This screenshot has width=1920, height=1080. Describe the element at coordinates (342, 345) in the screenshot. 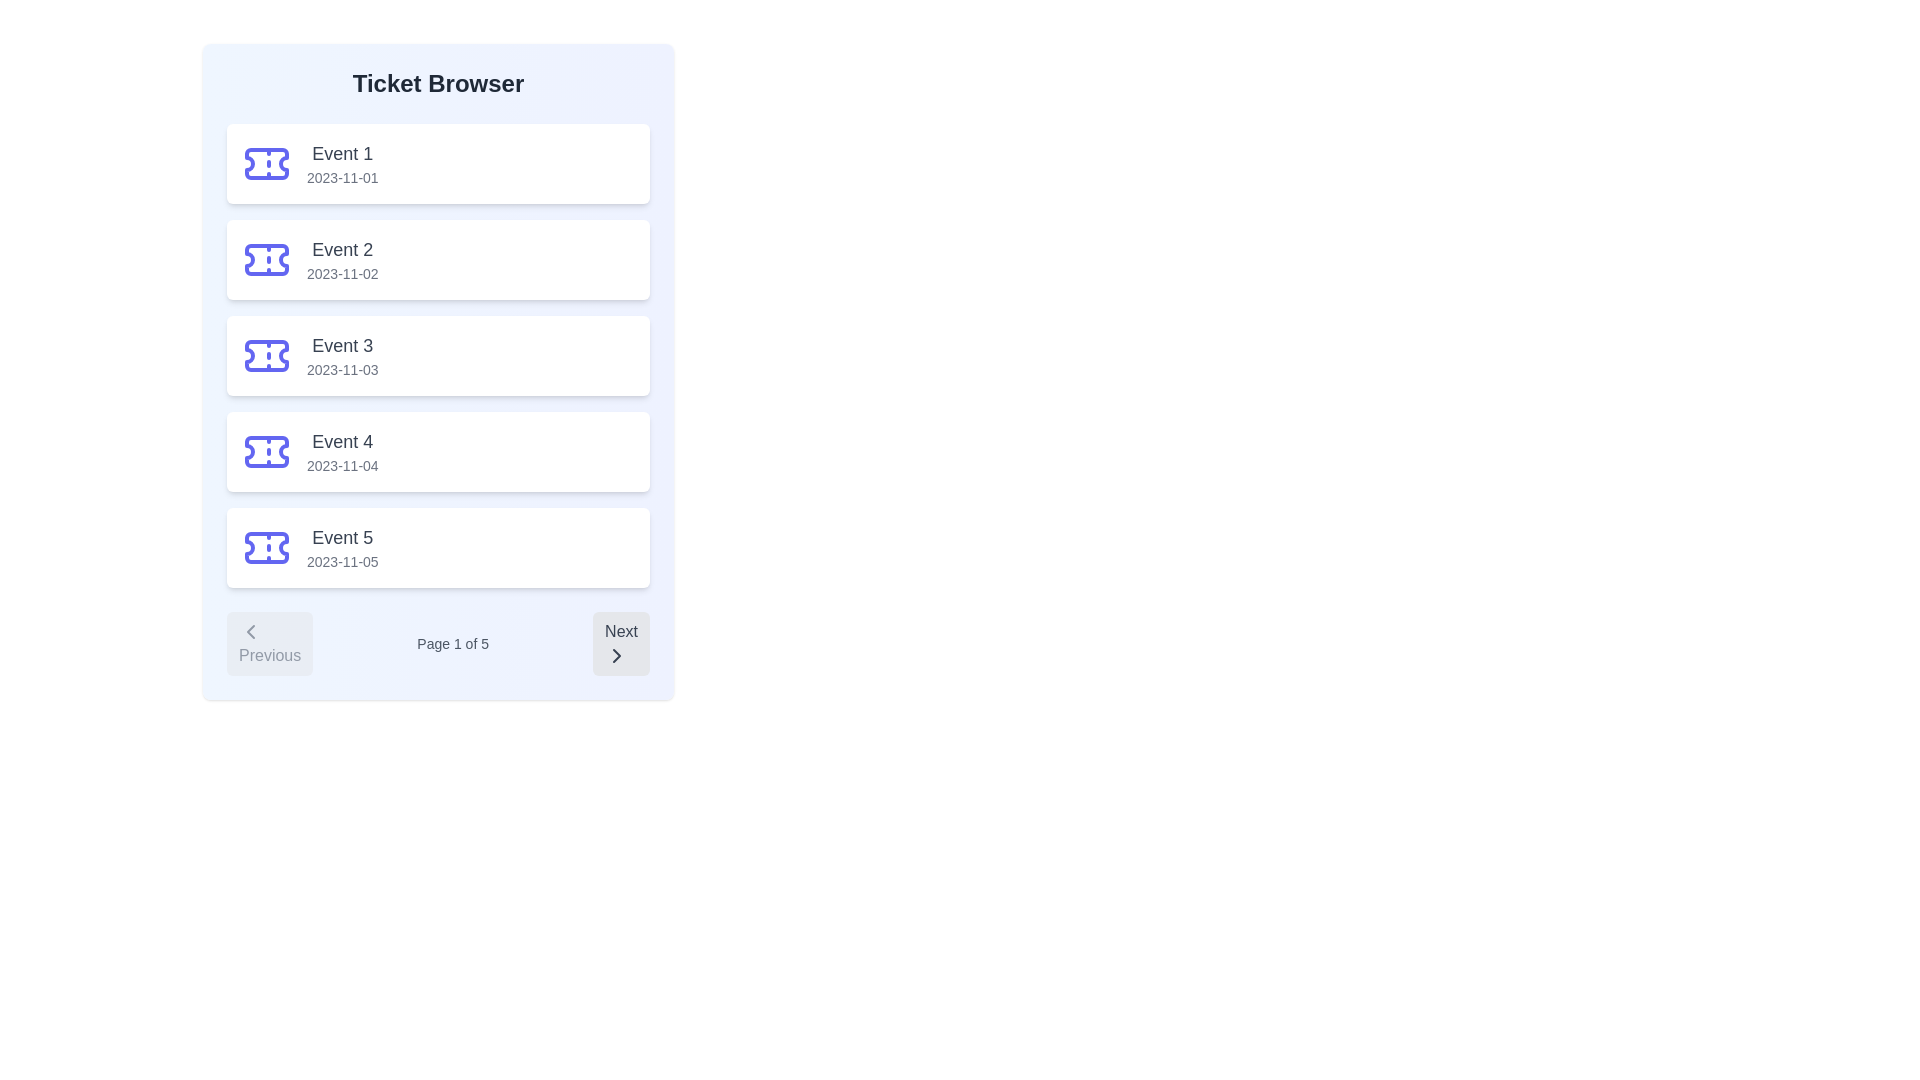

I see `contents of the Text Label displaying 'Event 3', located on the left section of a list layout, specifically the third entry within a vertically stacked series of similar event items` at that location.